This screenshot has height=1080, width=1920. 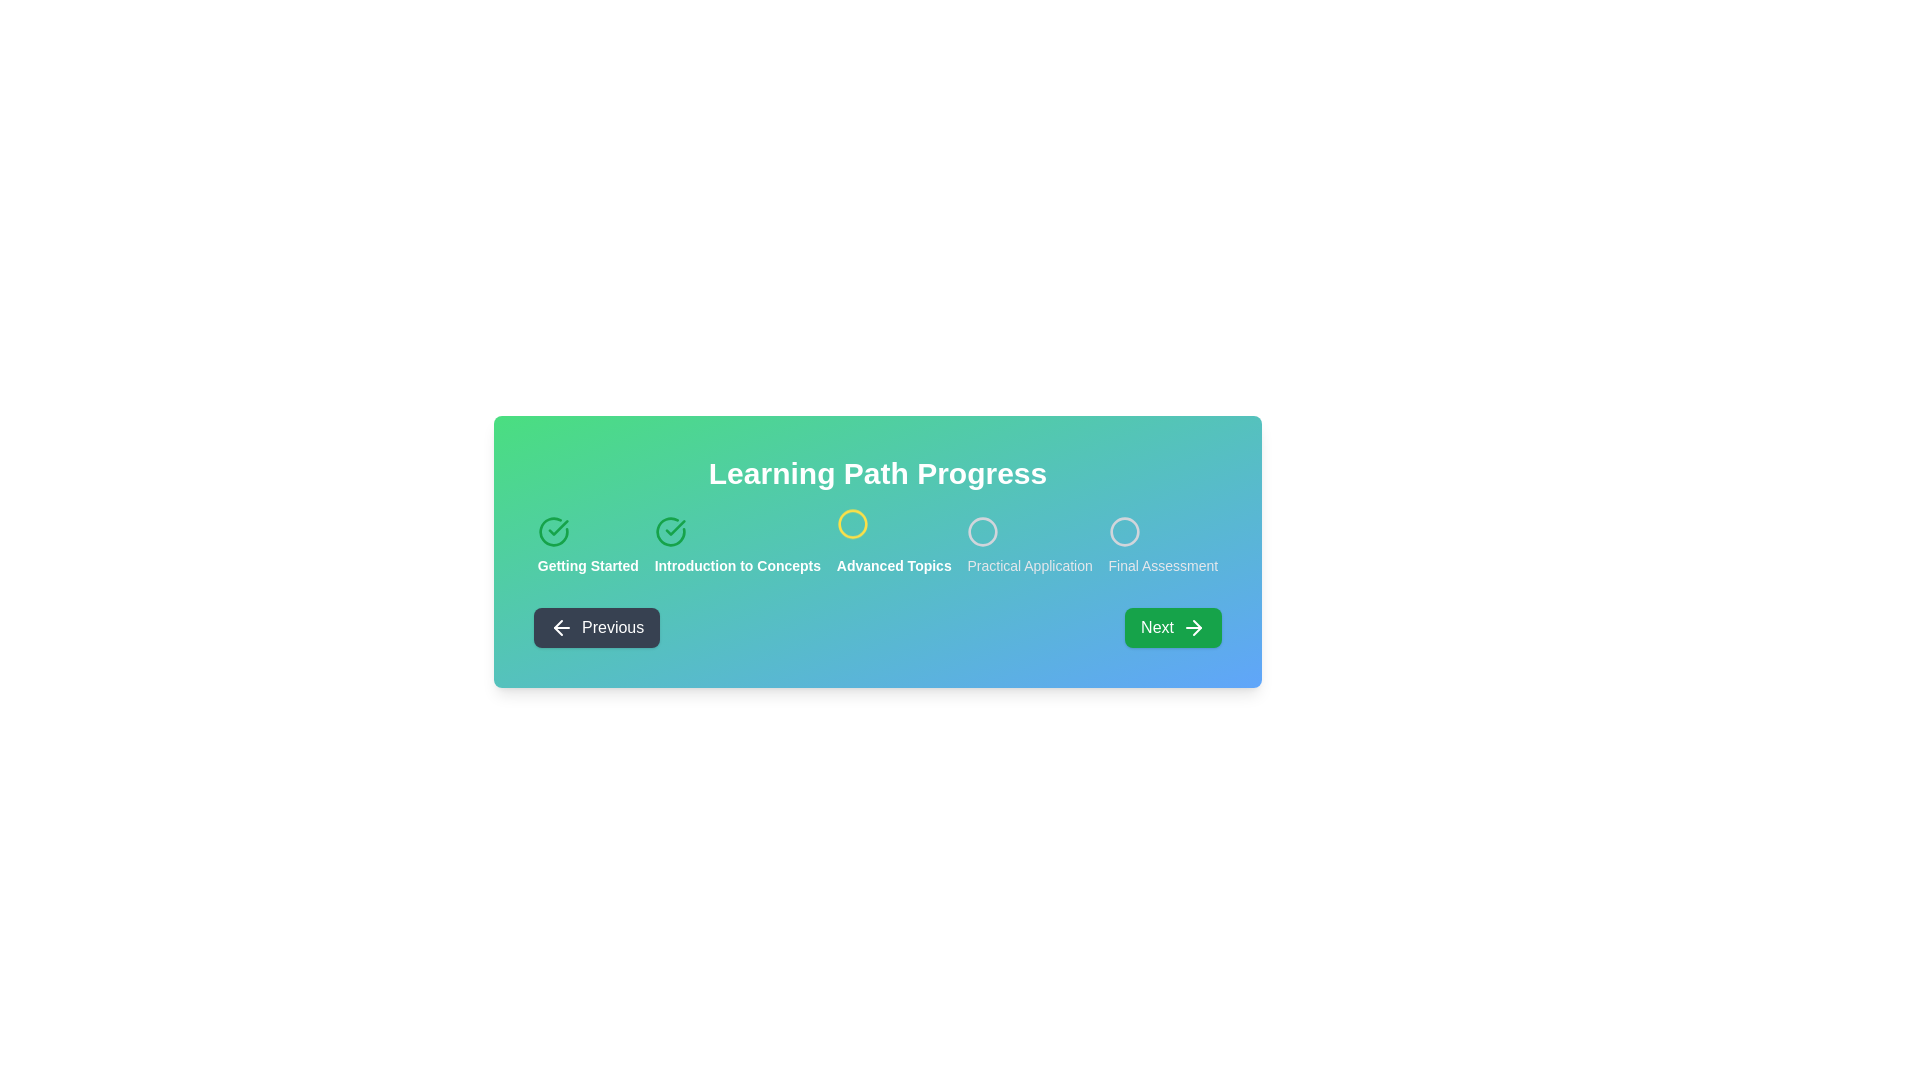 I want to click on the 'Final Assessment' label, which is a small light gray text label positioned at the far right of the row on a gradient background, so click(x=1163, y=566).